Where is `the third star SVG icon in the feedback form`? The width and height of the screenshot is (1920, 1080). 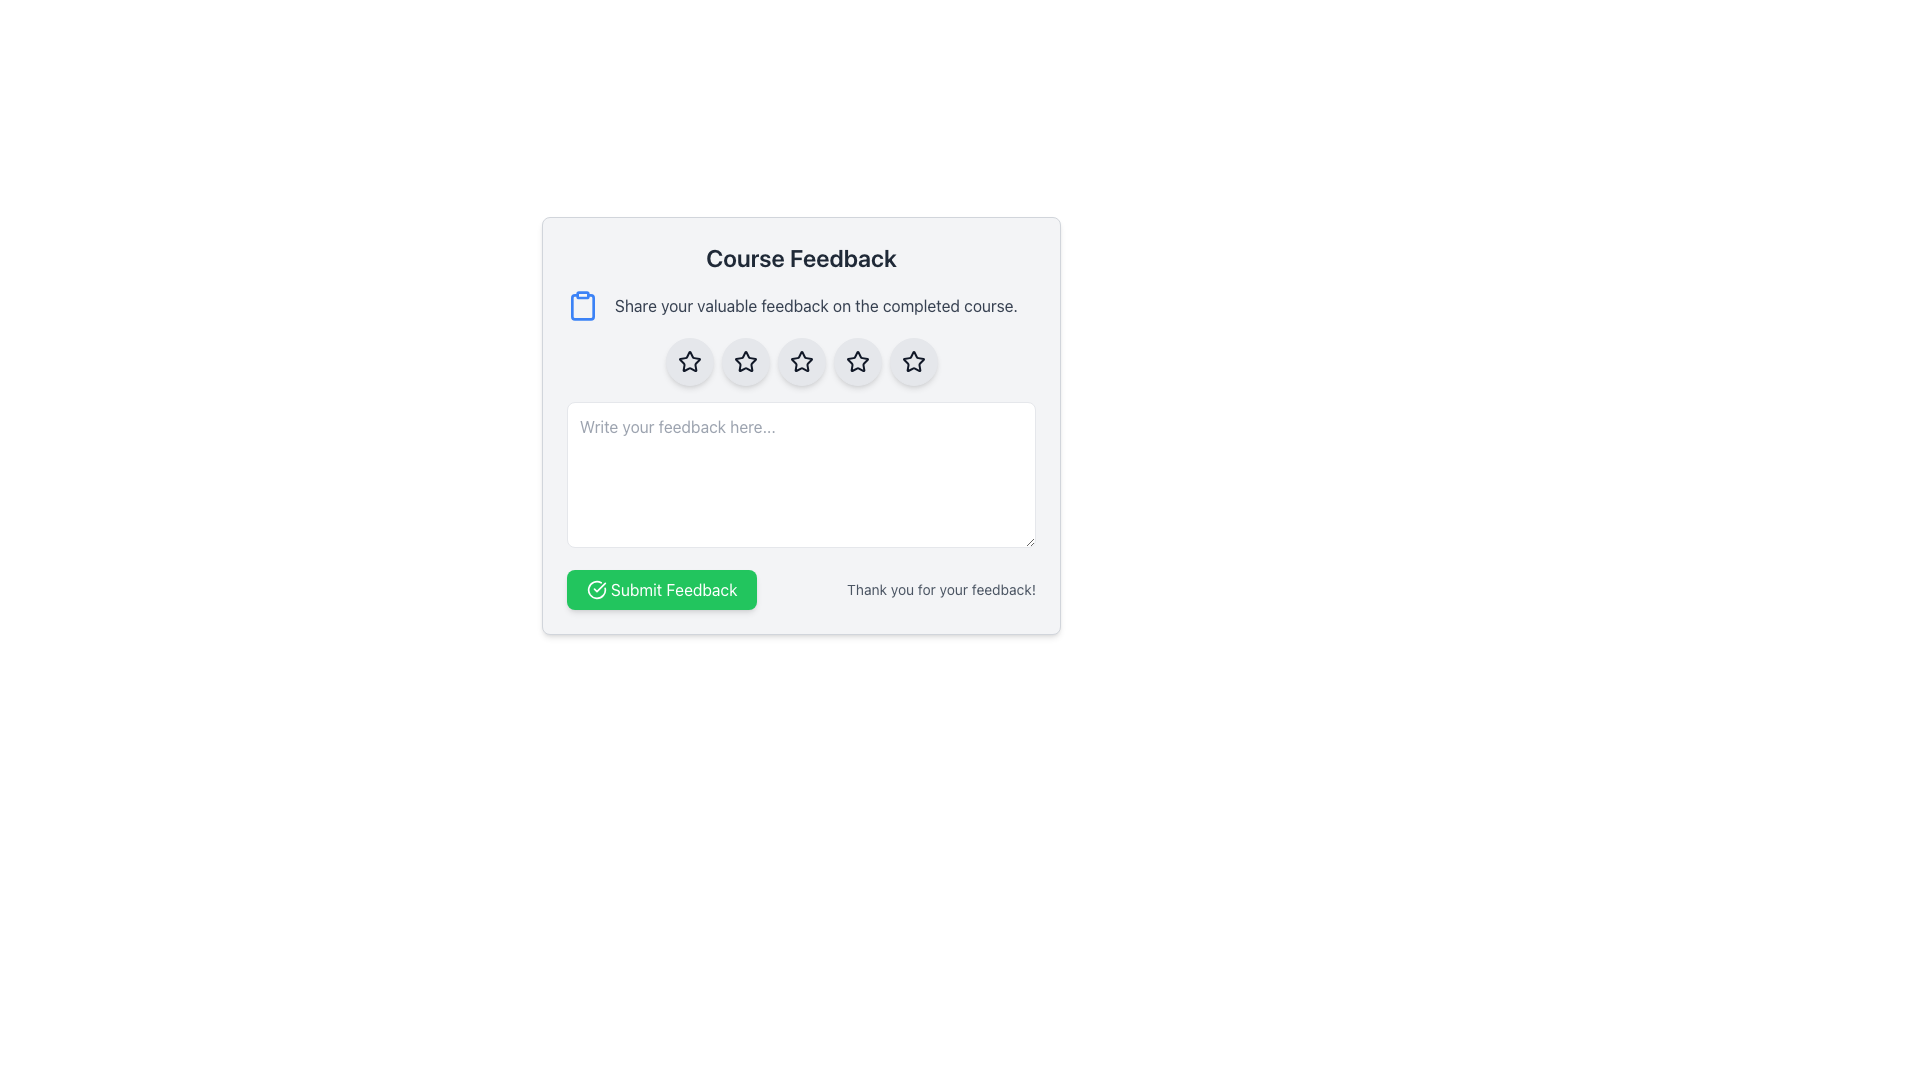
the third star SVG icon in the feedback form is located at coordinates (857, 361).